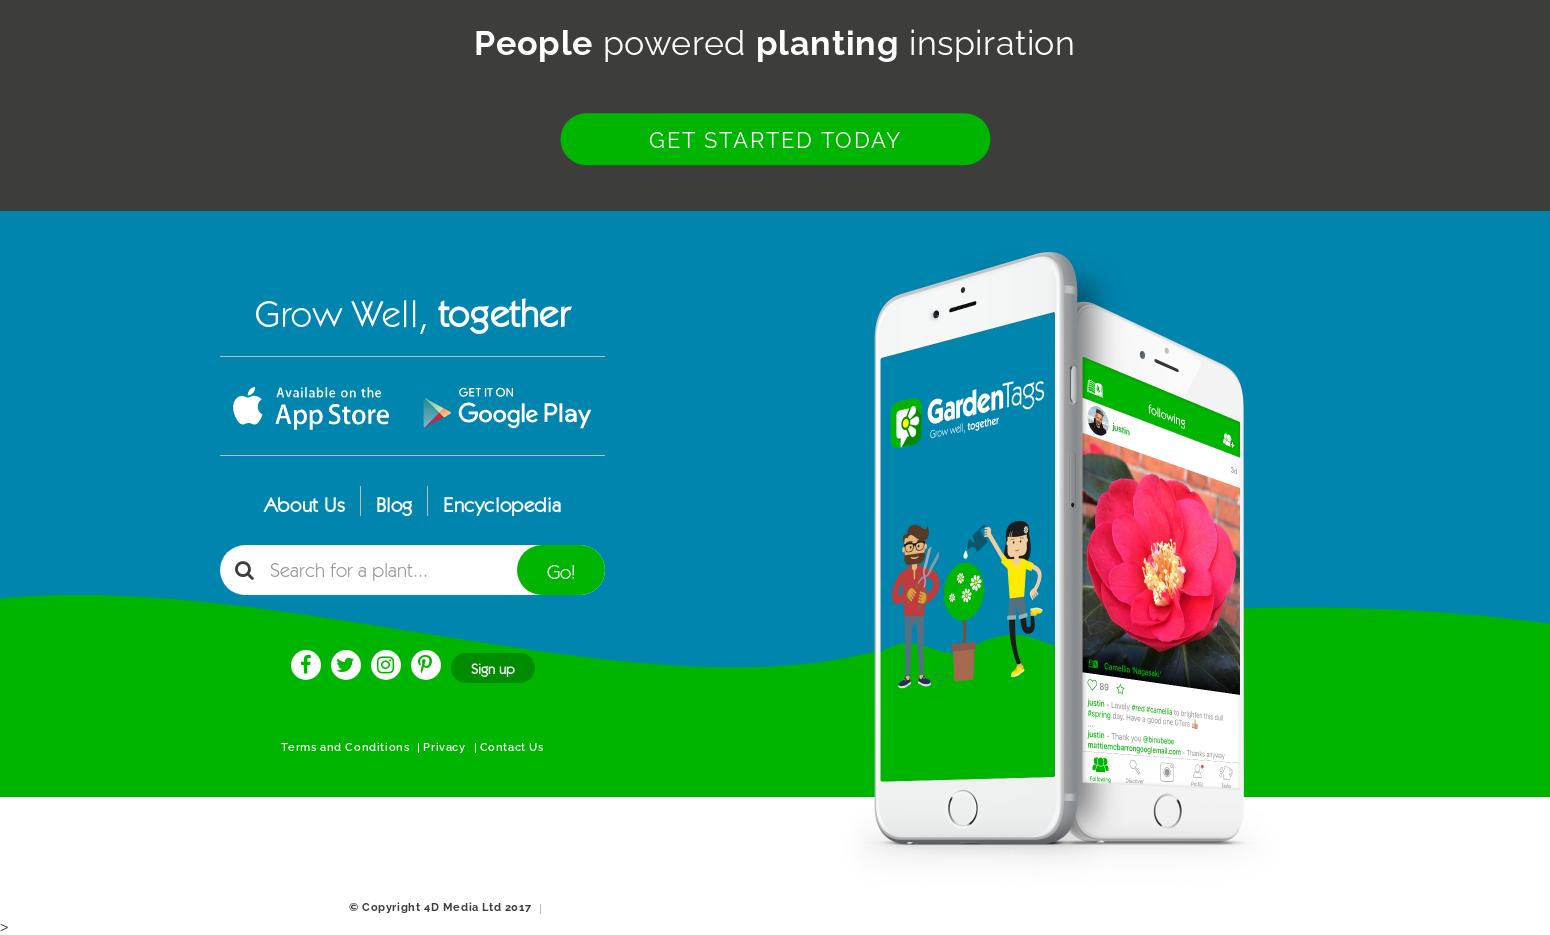 This screenshot has height=935, width=1550. Describe the element at coordinates (394, 504) in the screenshot. I see `'Blog'` at that location.